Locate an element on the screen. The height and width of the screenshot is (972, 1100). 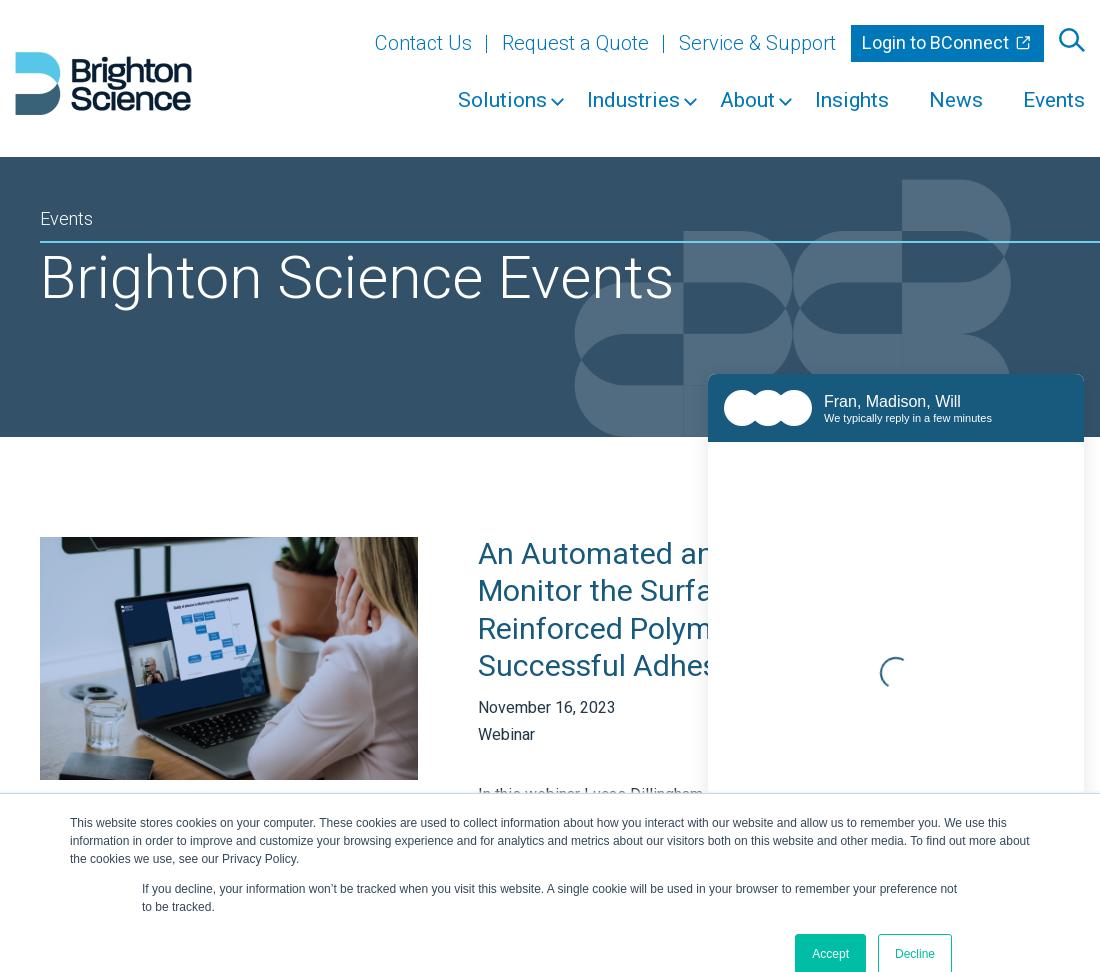
'This website stores cookies on your computer. These cookies are used to collect information about how you interact with our website and allow us to remember you. We use this information in order to improve and customize your browsing experience and for analytics and metrics about our visitors both on this website and other media. To find out more about the cookies we use, see our Privacy Policy.' is located at coordinates (68, 839).